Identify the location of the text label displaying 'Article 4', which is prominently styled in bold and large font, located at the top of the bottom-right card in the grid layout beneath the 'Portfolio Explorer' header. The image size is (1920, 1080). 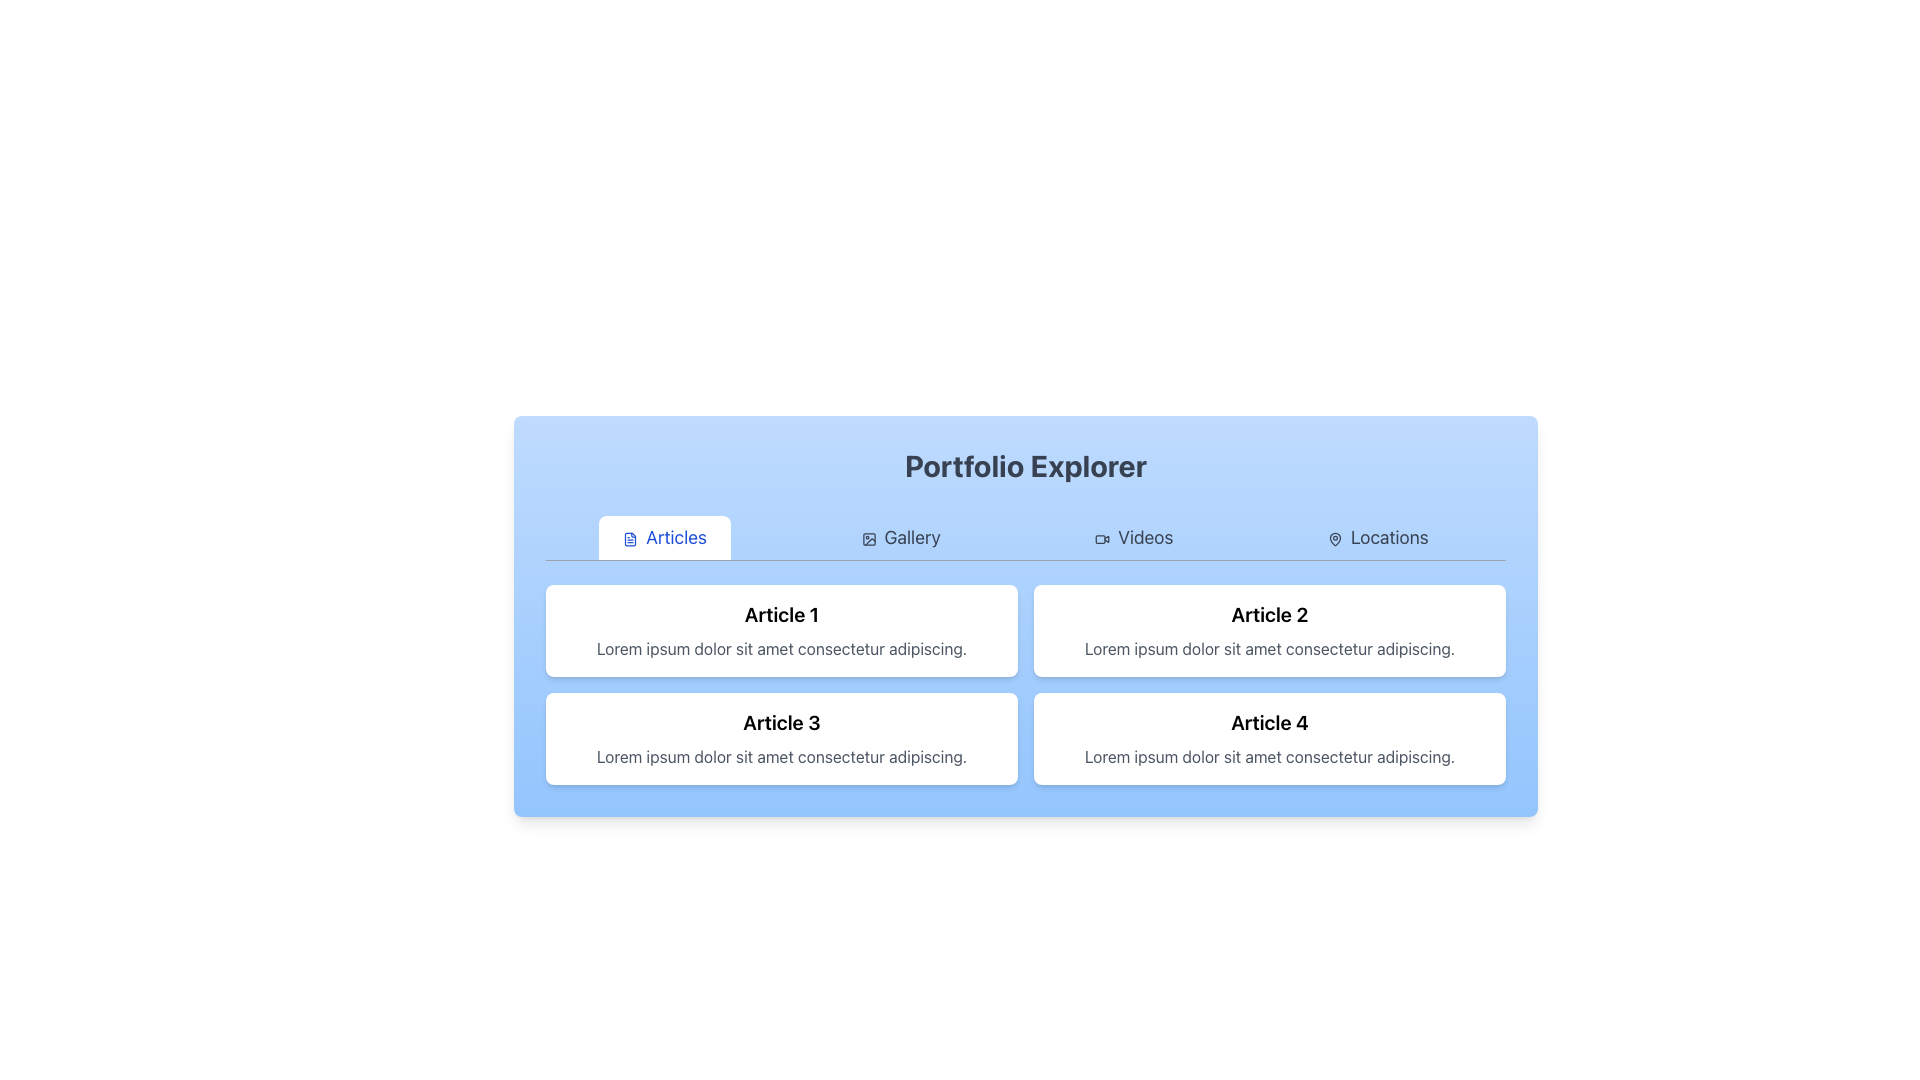
(1269, 722).